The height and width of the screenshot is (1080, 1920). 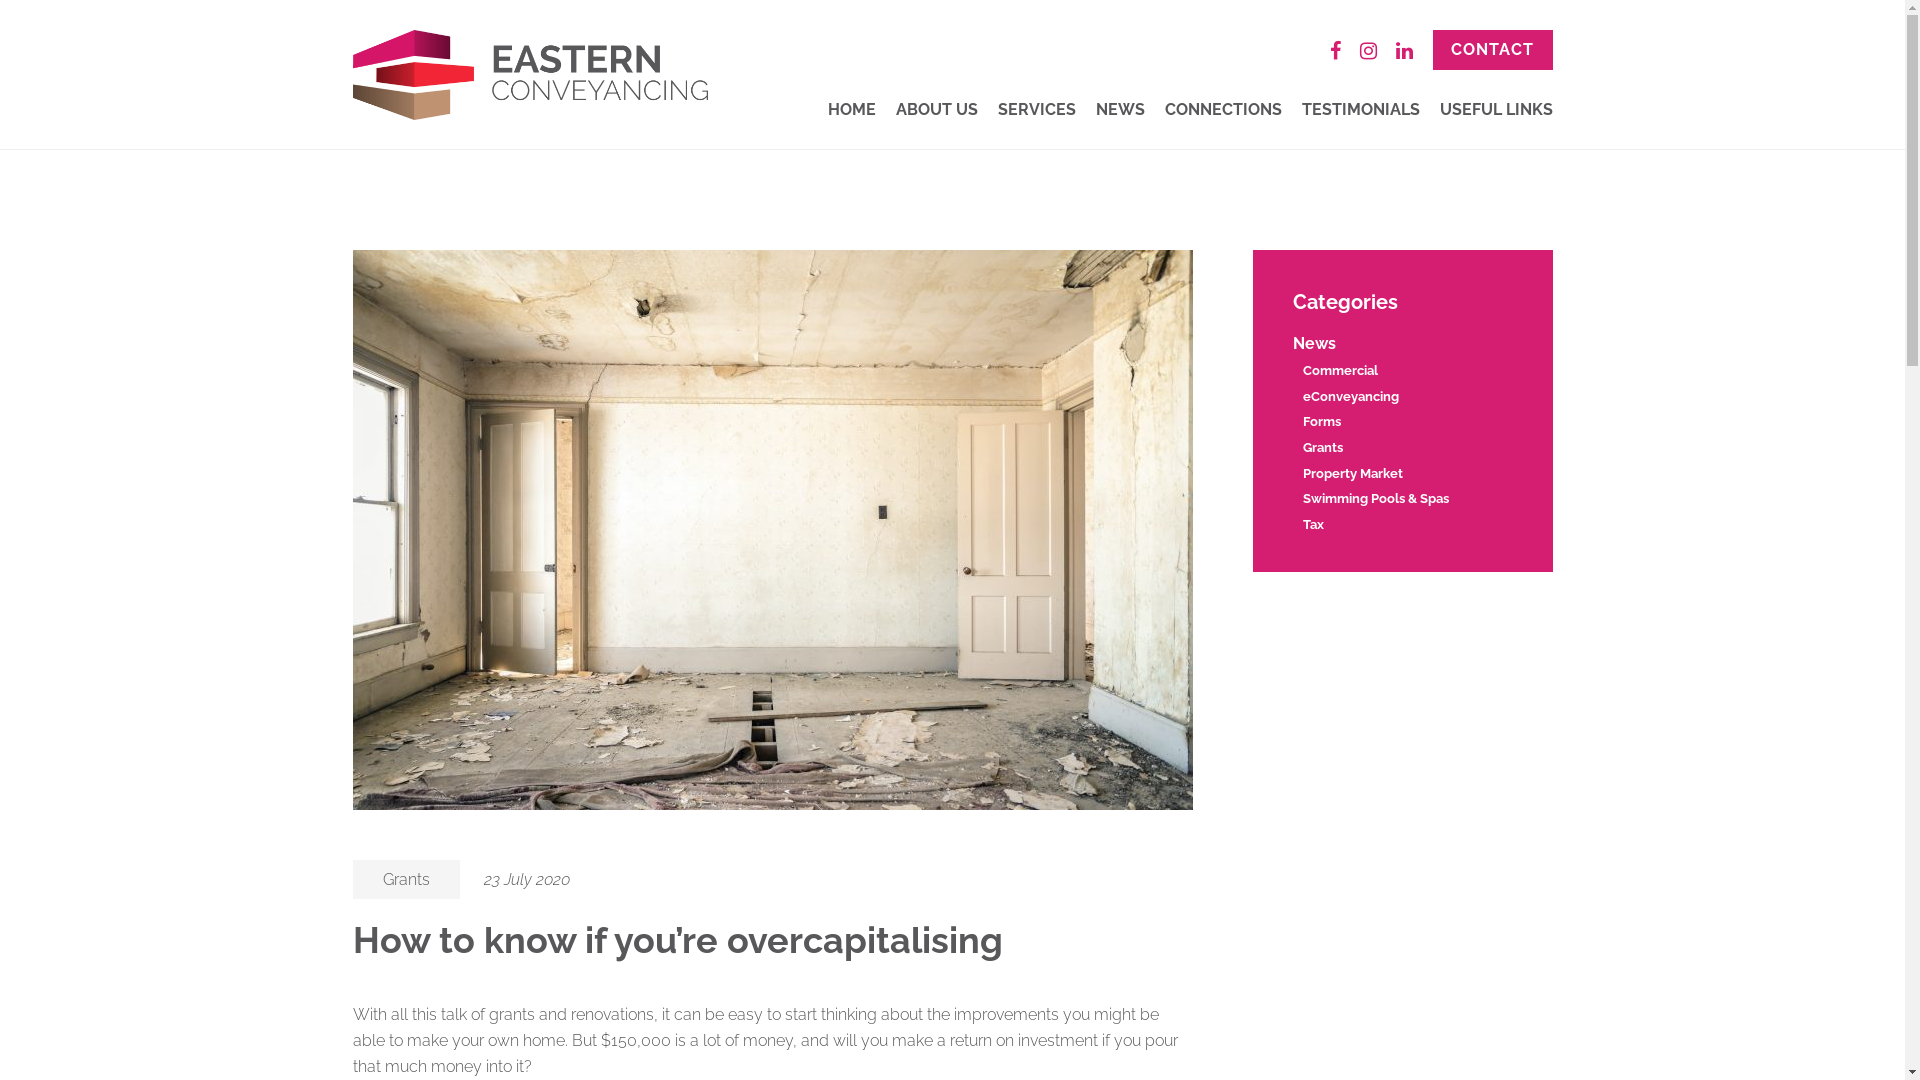 What do you see at coordinates (1301, 473) in the screenshot?
I see `'Property Market'` at bounding box center [1301, 473].